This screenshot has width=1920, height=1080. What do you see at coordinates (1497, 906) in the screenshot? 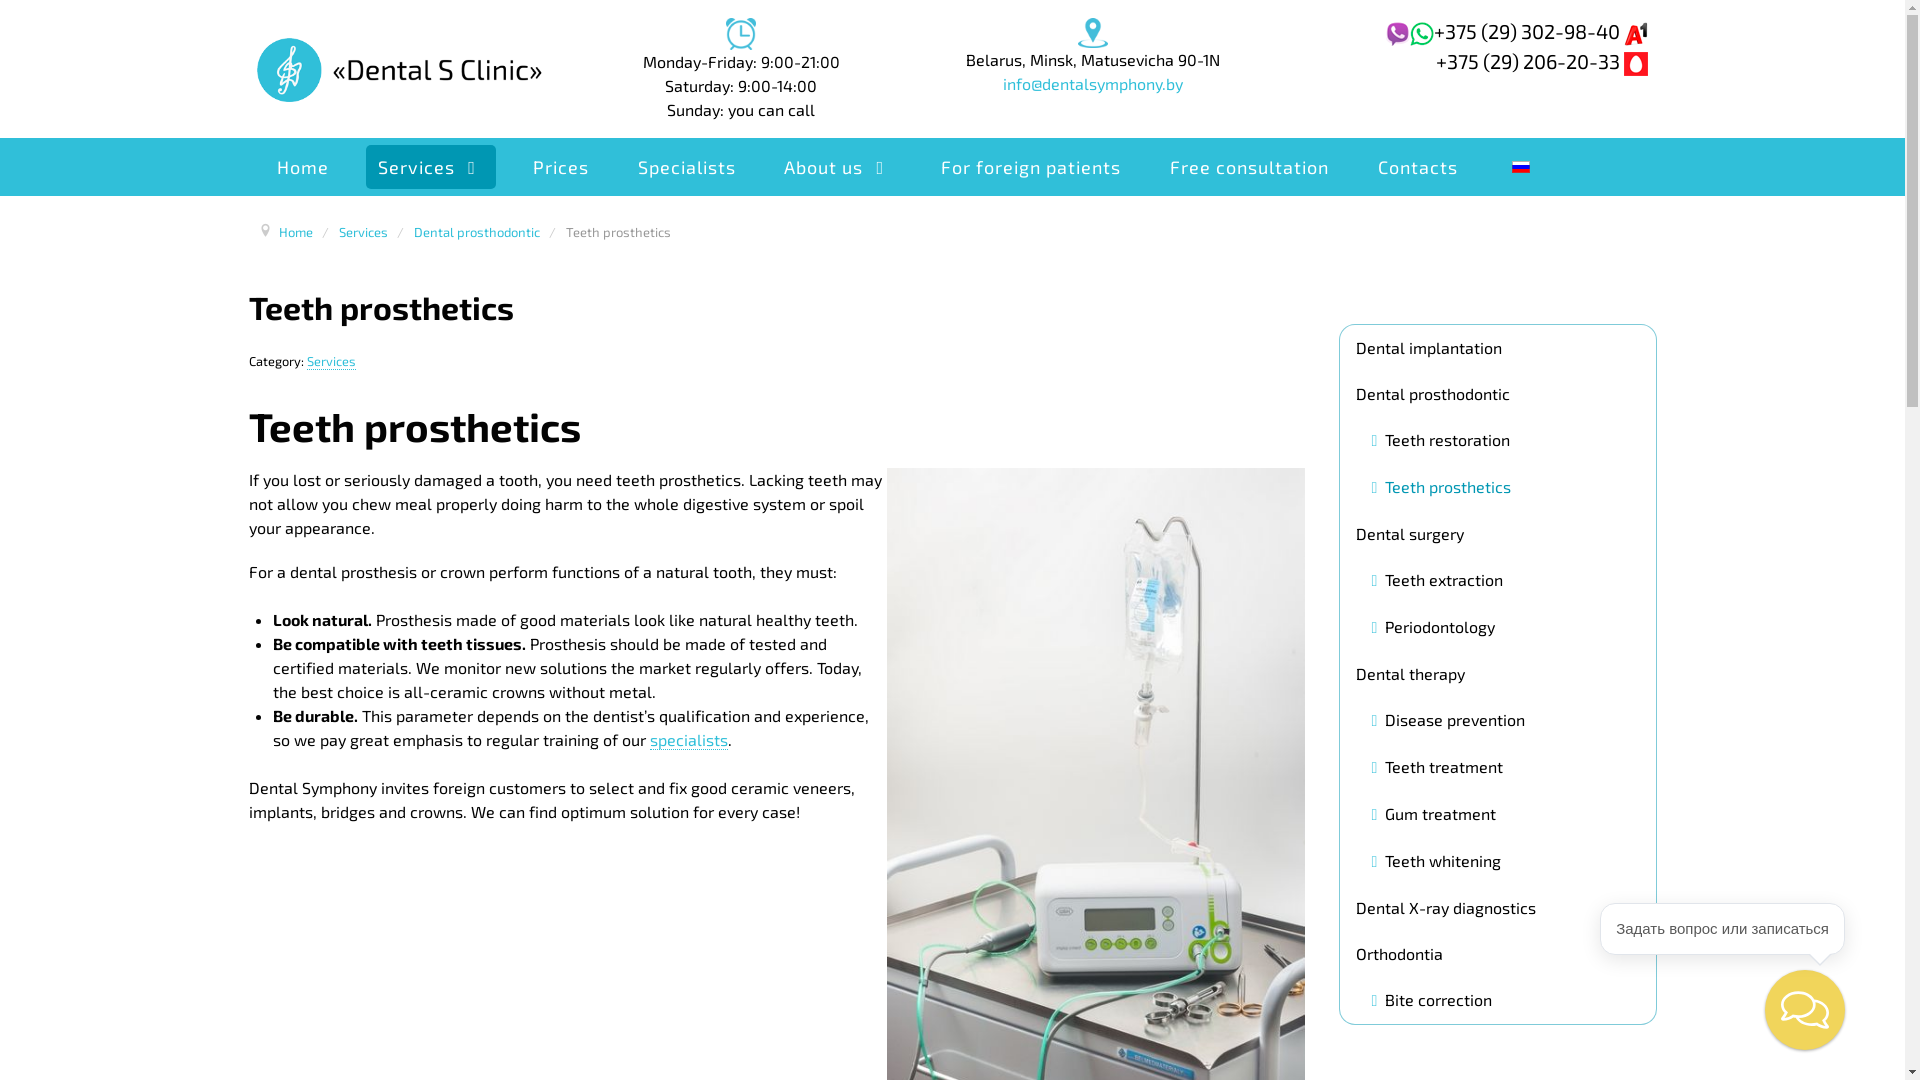
I see `'Dental X-ray diagnostics'` at bounding box center [1497, 906].